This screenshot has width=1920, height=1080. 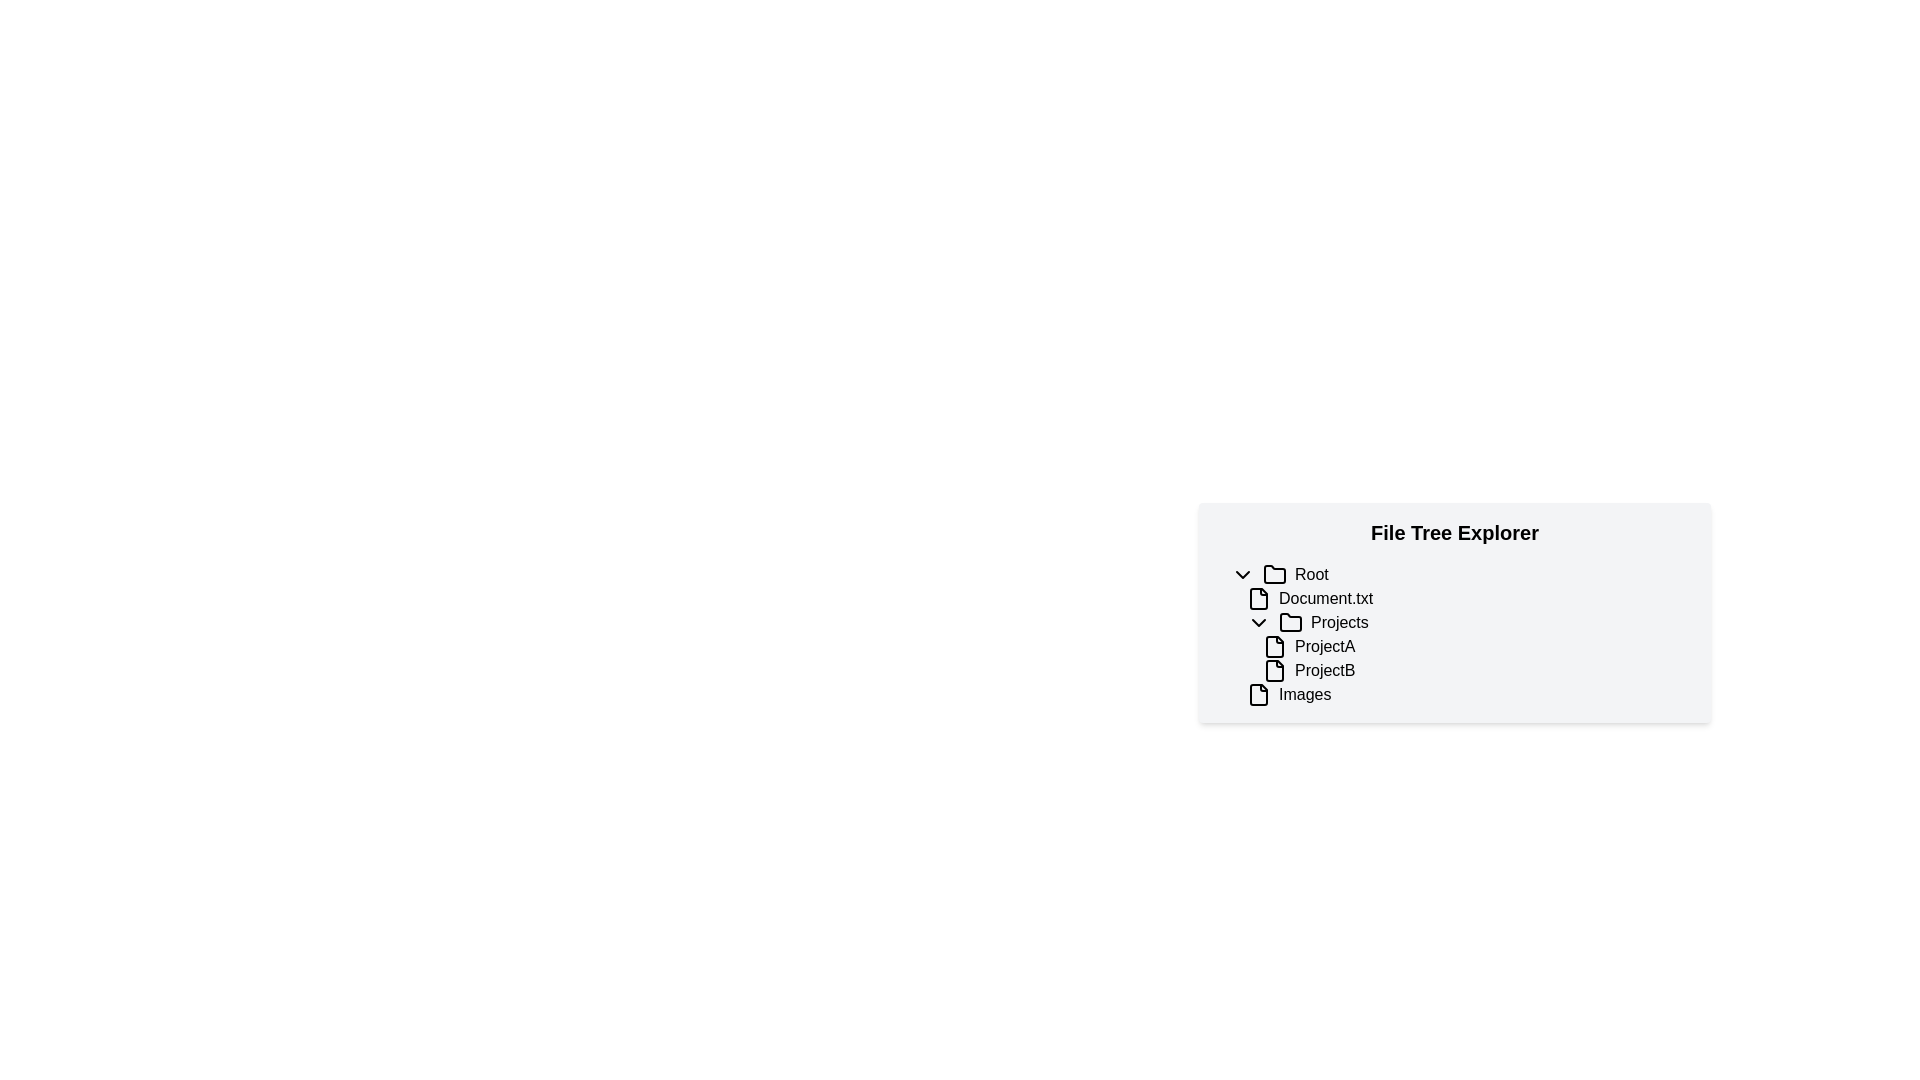 I want to click on the document icon in the 'File Tree Explorer' under the entry labeled 'Images', which features a rectangular body with a folded corner, styled in a wireframe aesthetic, so click(x=1257, y=693).